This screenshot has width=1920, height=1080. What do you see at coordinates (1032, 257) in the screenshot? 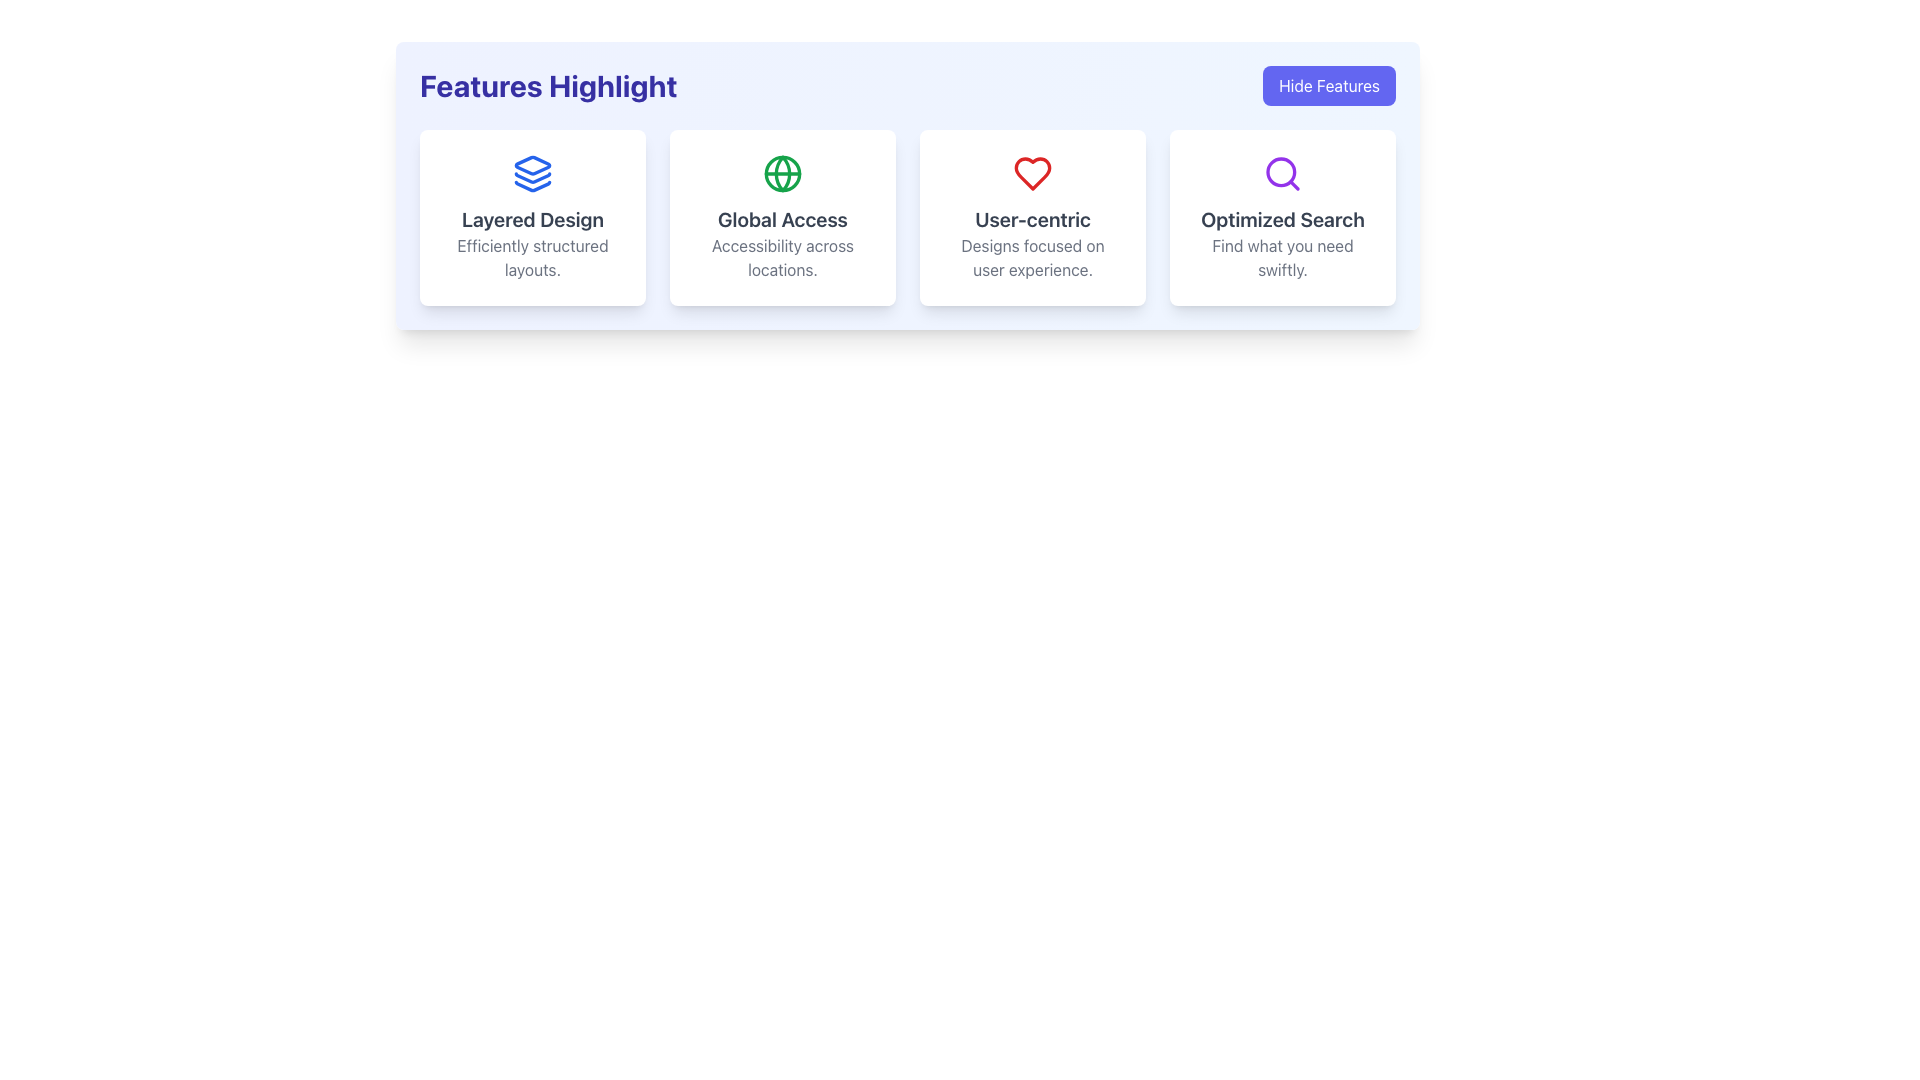
I see `descriptive information provided by the Text label located directly below the 'User-centric' title in the third card from the left` at bounding box center [1032, 257].